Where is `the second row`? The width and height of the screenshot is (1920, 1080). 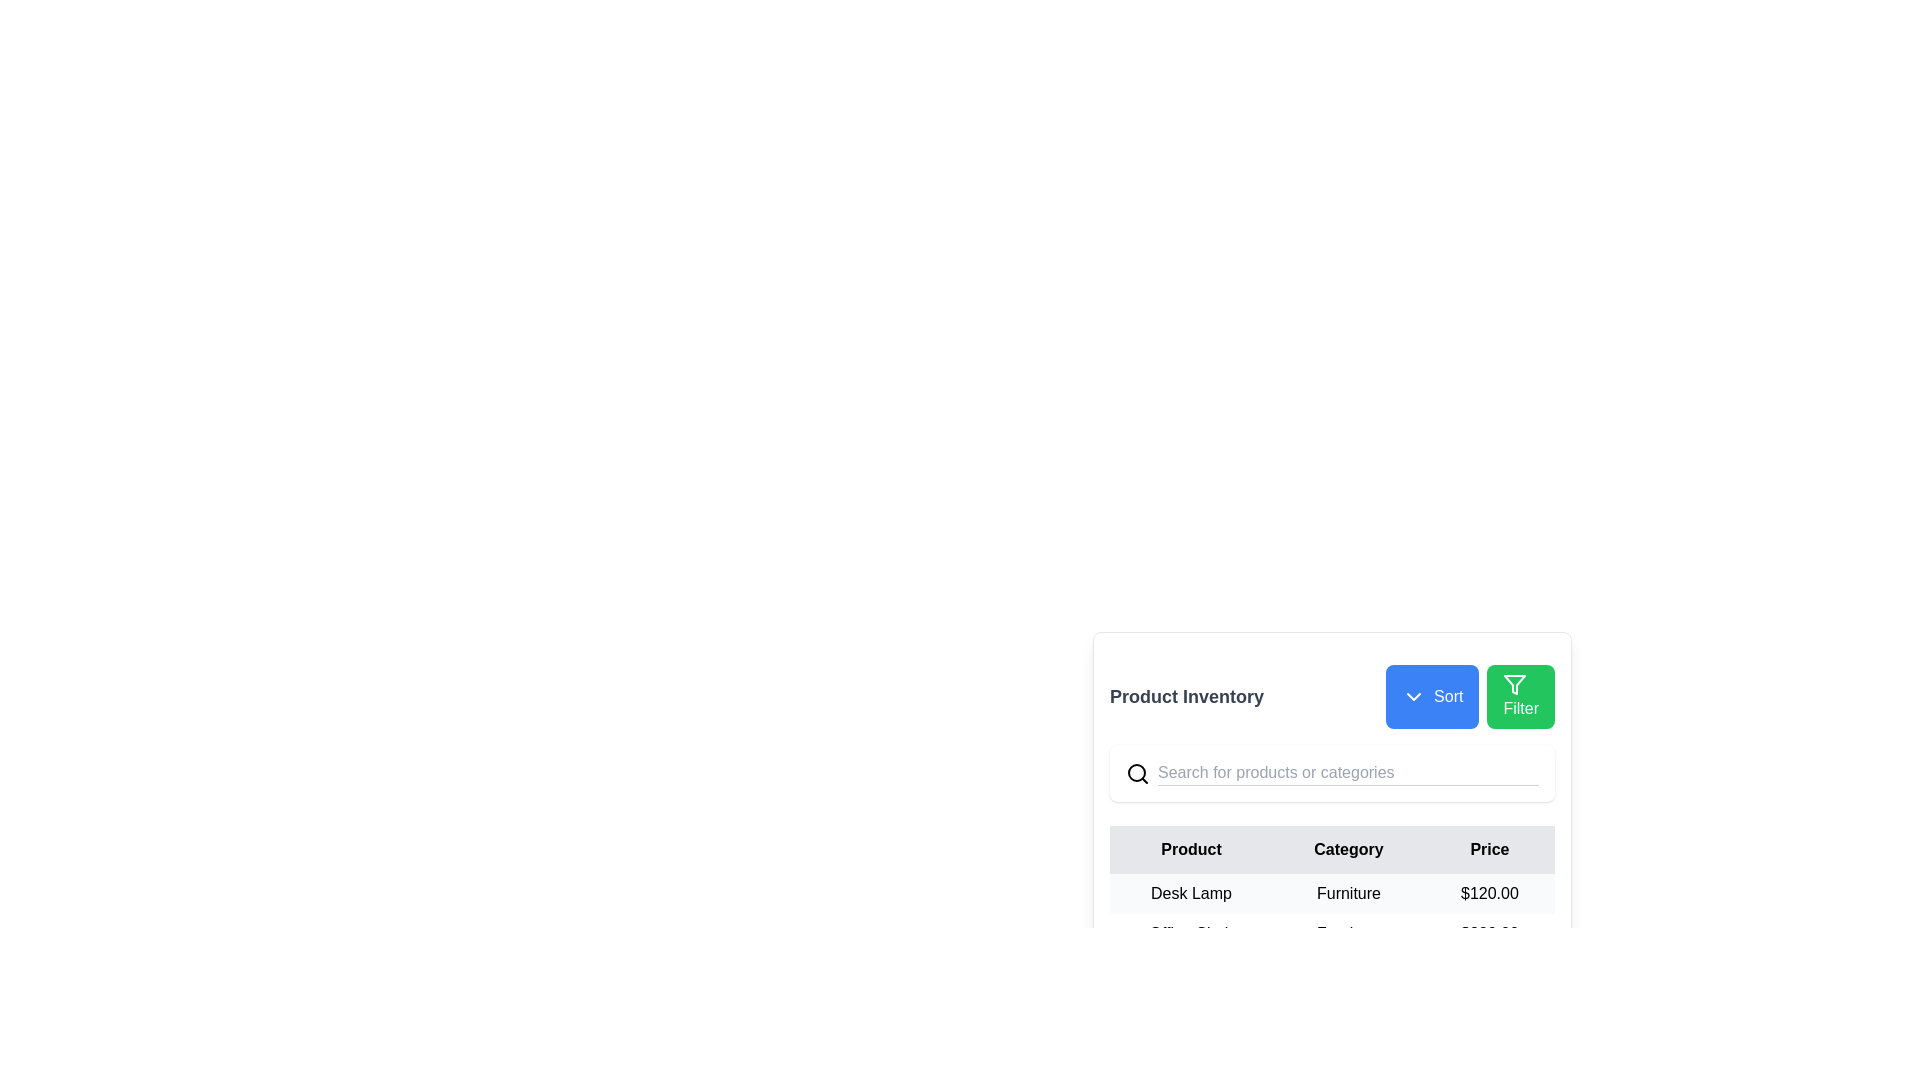
the second row is located at coordinates (1332, 933).